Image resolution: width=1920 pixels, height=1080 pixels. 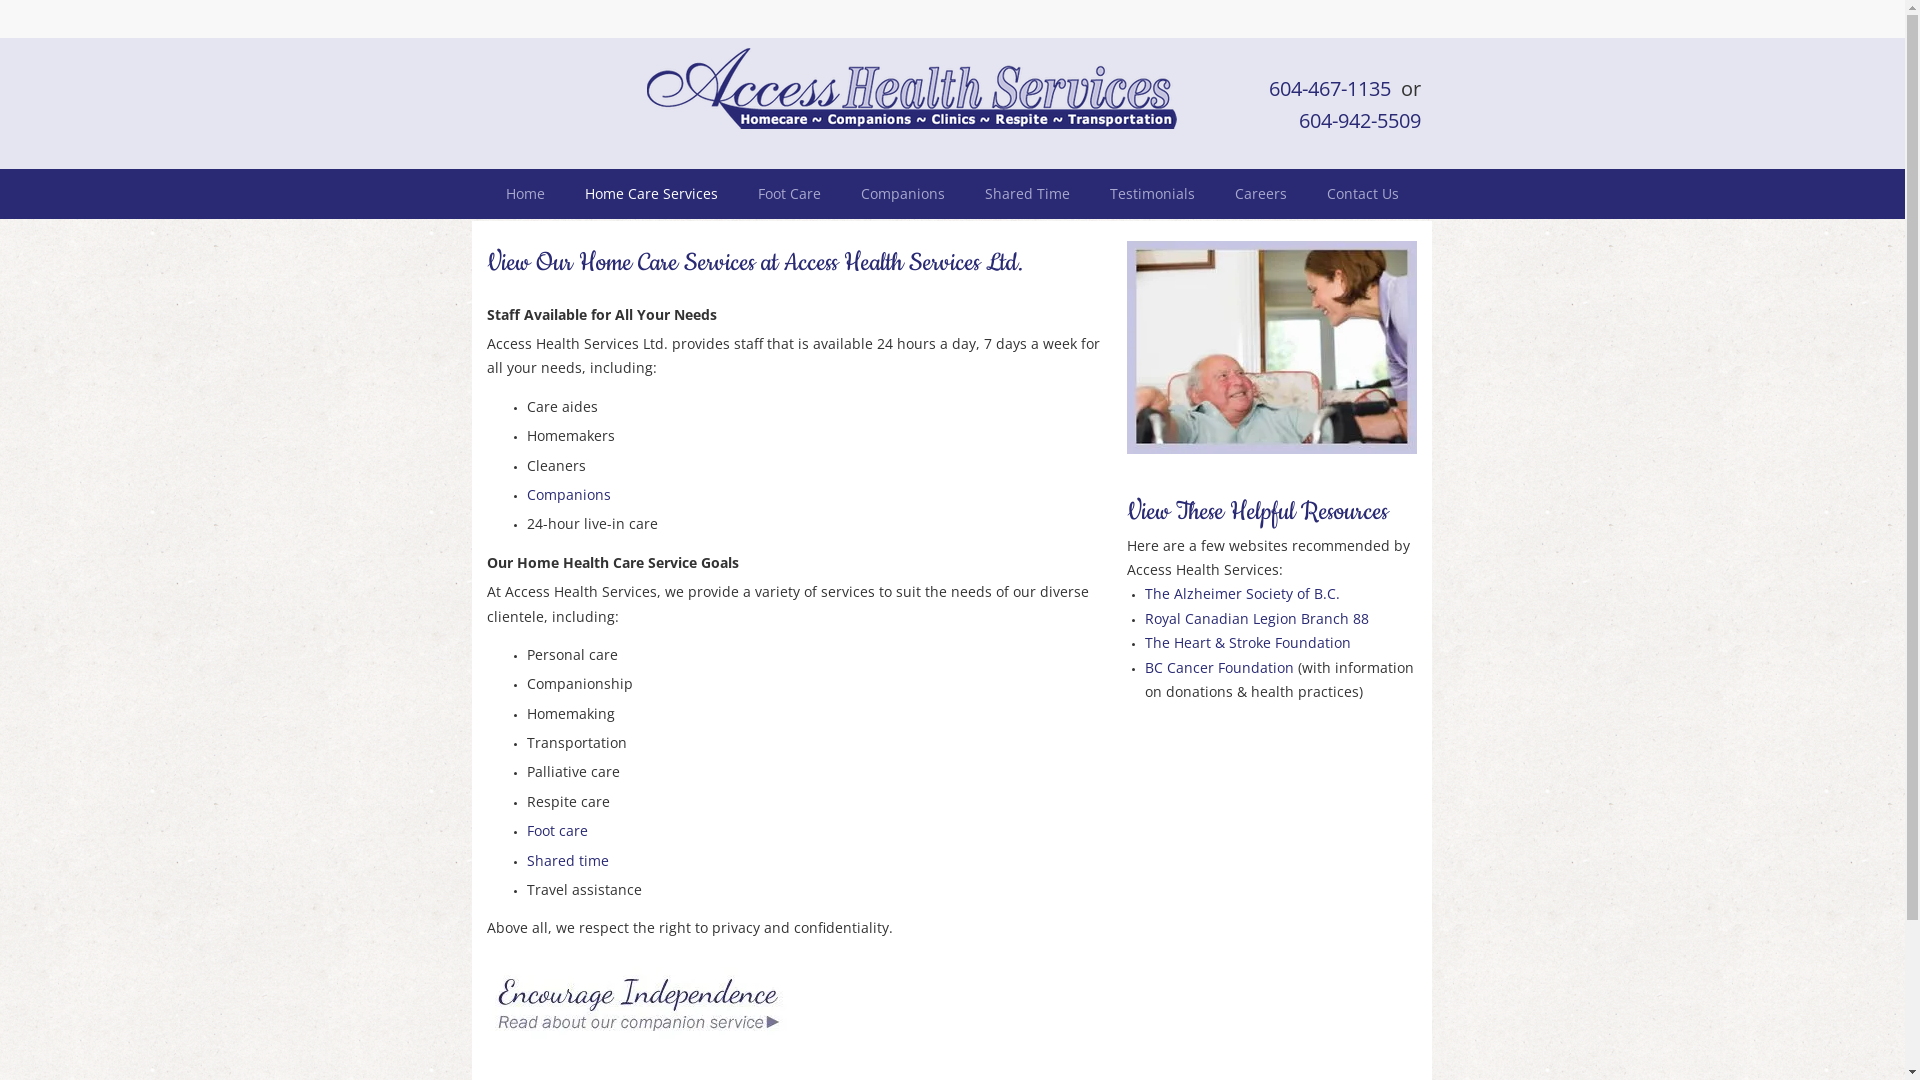 I want to click on 'Shared time', so click(x=565, y=859).